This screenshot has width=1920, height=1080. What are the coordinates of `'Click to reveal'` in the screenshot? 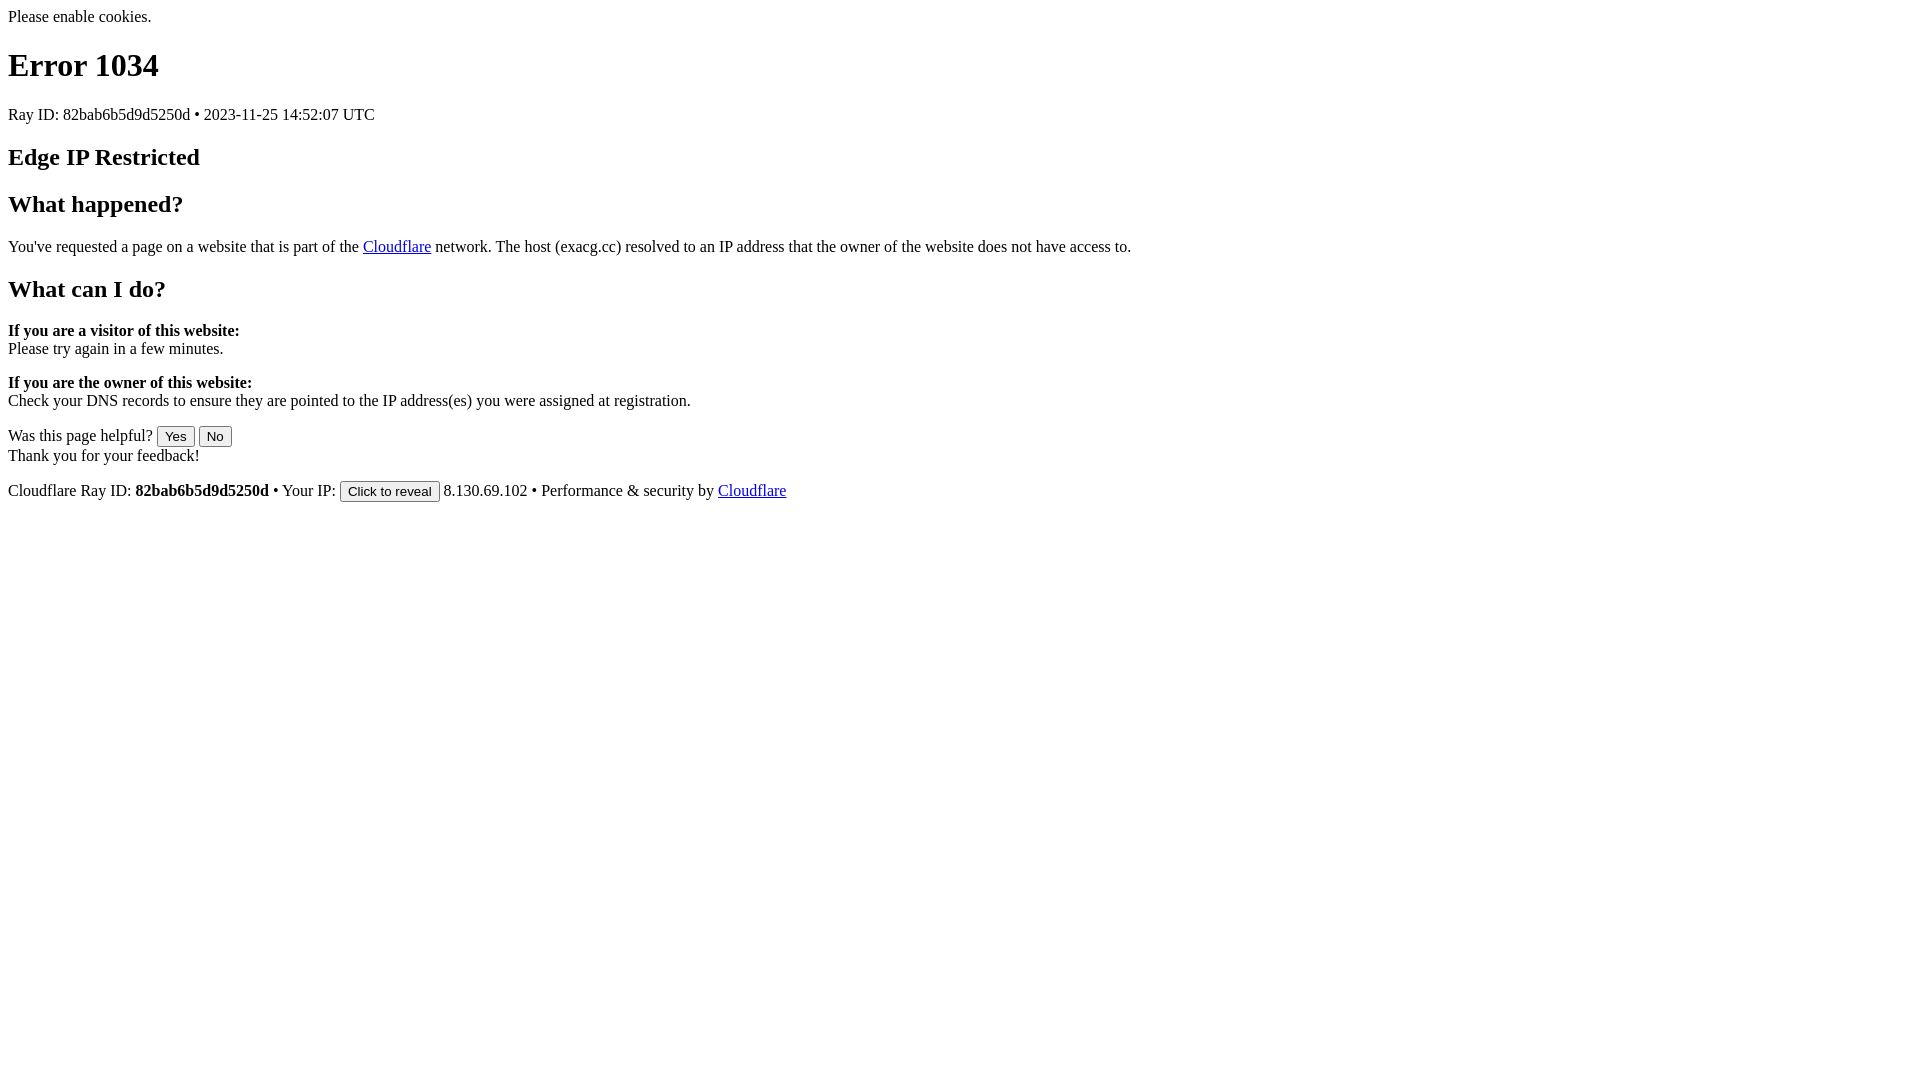 It's located at (389, 491).